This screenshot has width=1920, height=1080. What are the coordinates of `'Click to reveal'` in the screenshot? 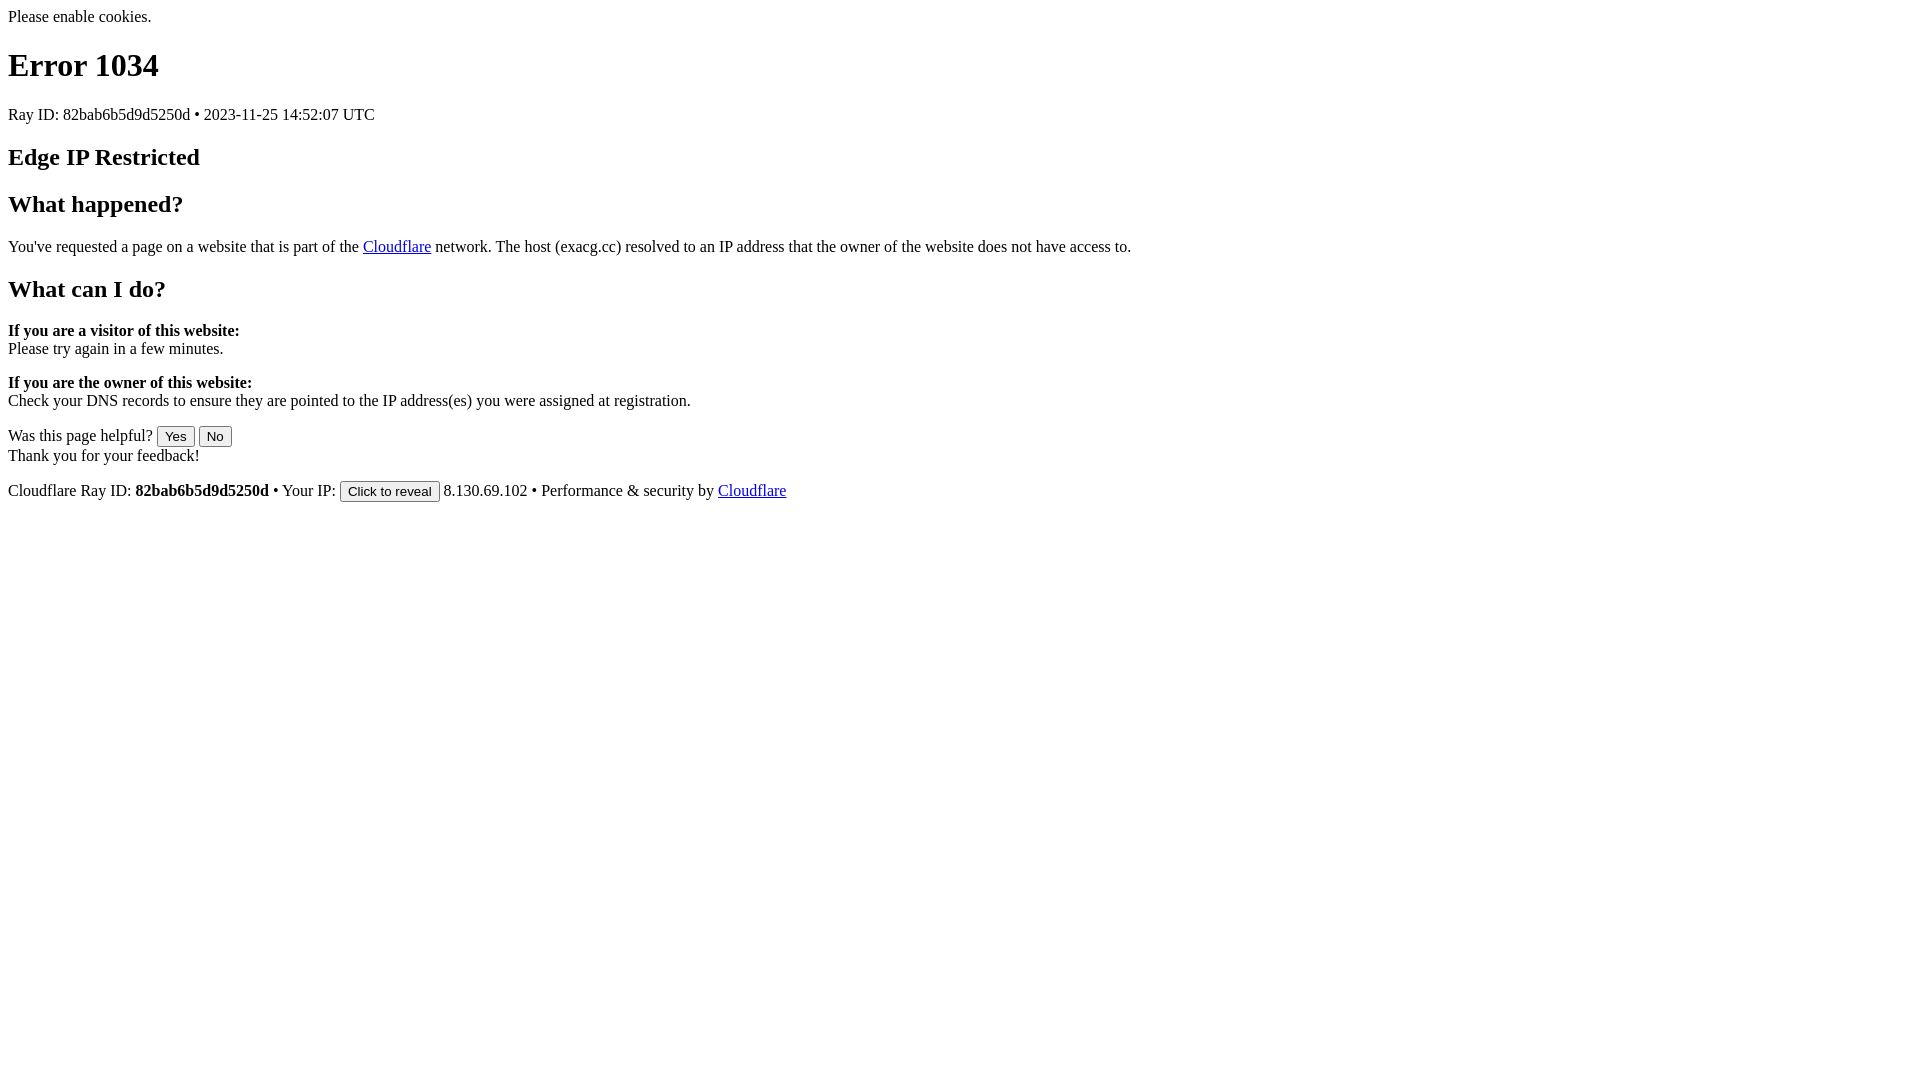 It's located at (389, 491).